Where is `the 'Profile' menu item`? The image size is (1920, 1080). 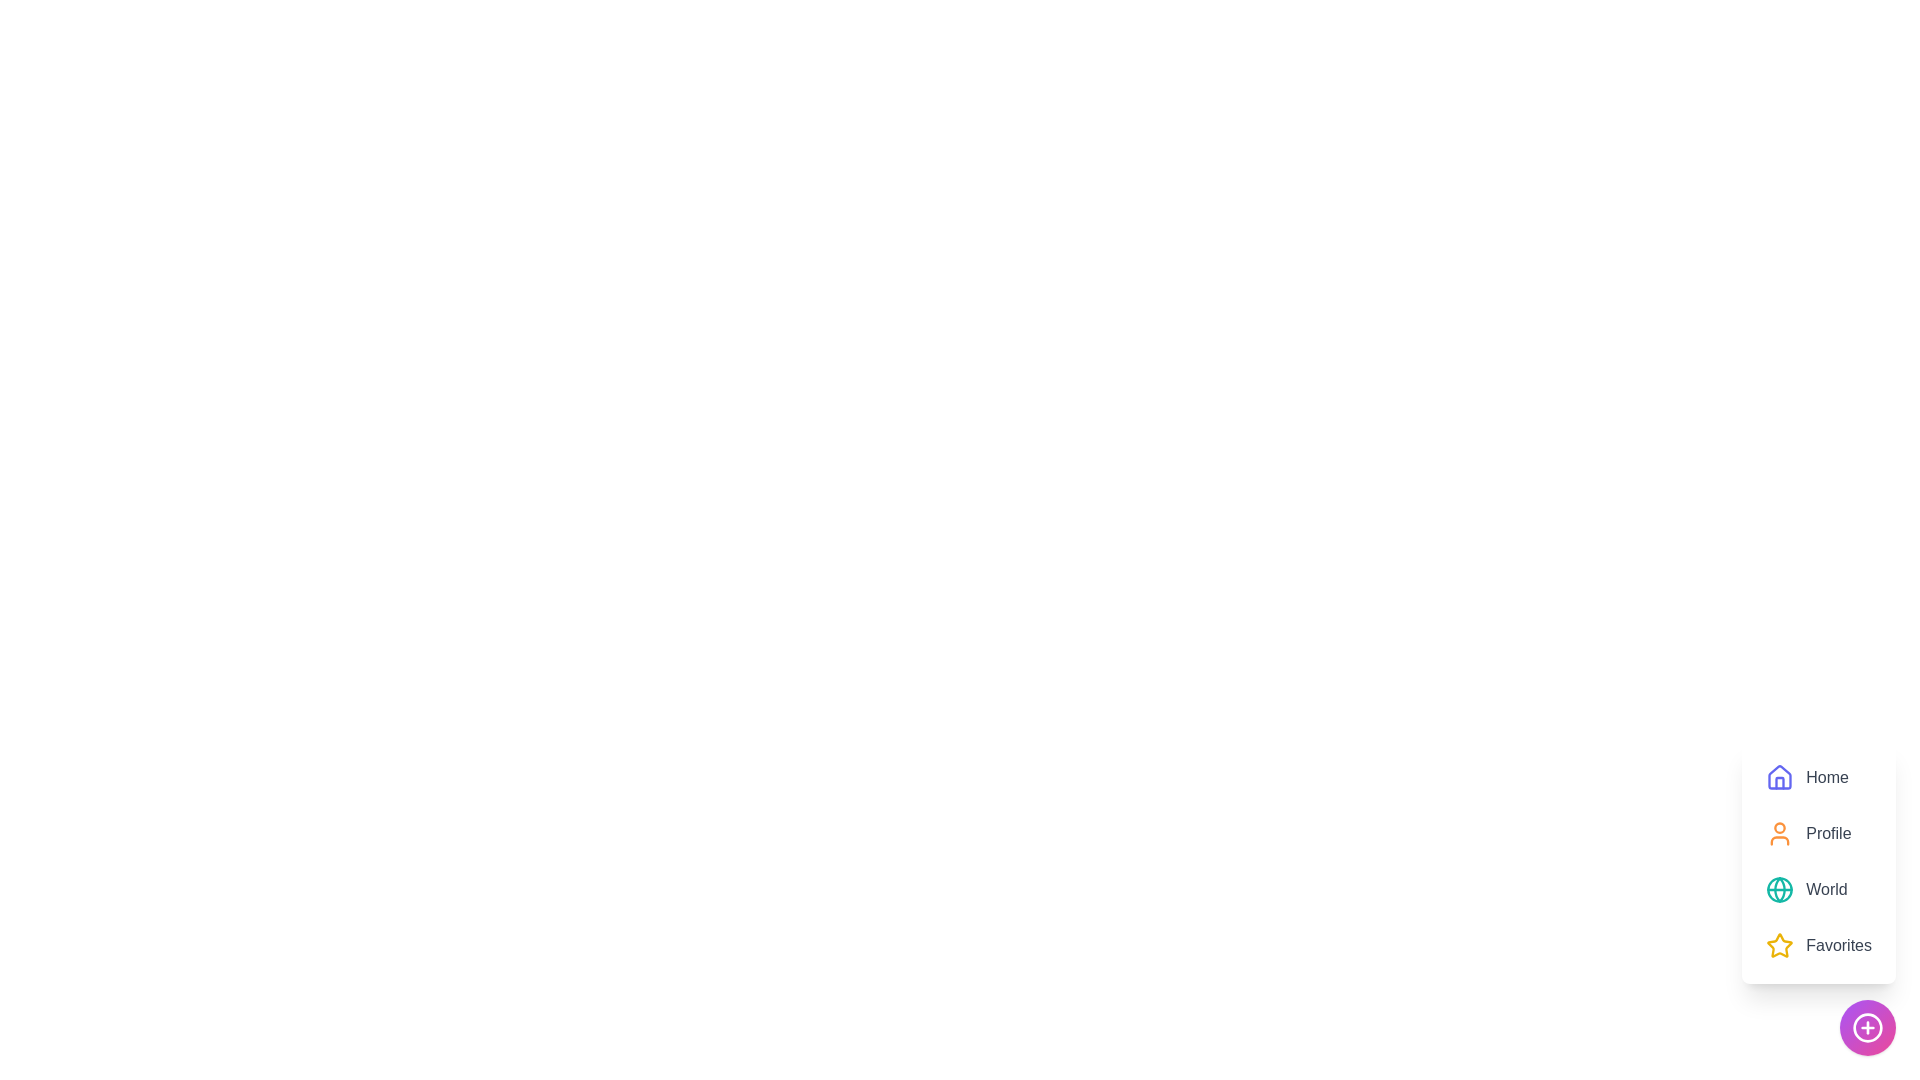
the 'Profile' menu item is located at coordinates (1808, 833).